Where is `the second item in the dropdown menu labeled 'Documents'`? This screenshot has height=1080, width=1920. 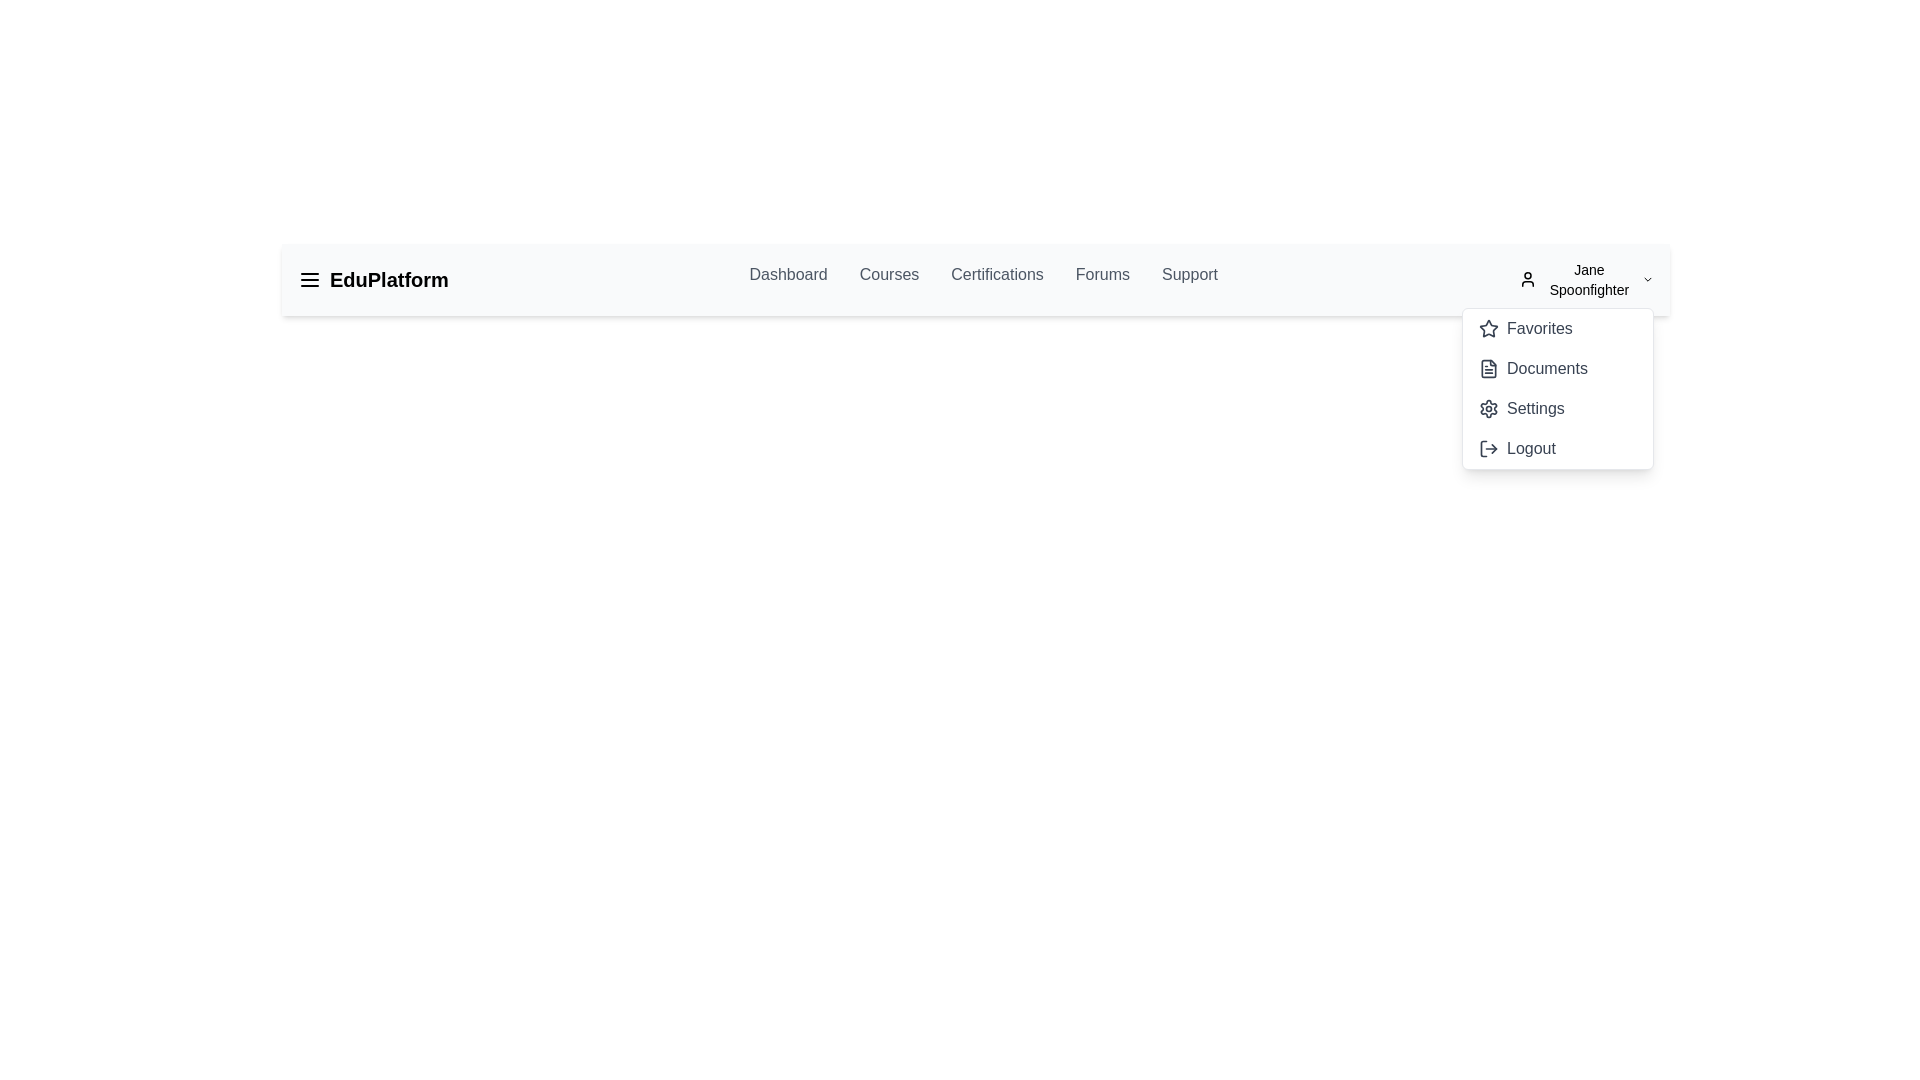
the second item in the dropdown menu labeled 'Documents' is located at coordinates (1557, 389).